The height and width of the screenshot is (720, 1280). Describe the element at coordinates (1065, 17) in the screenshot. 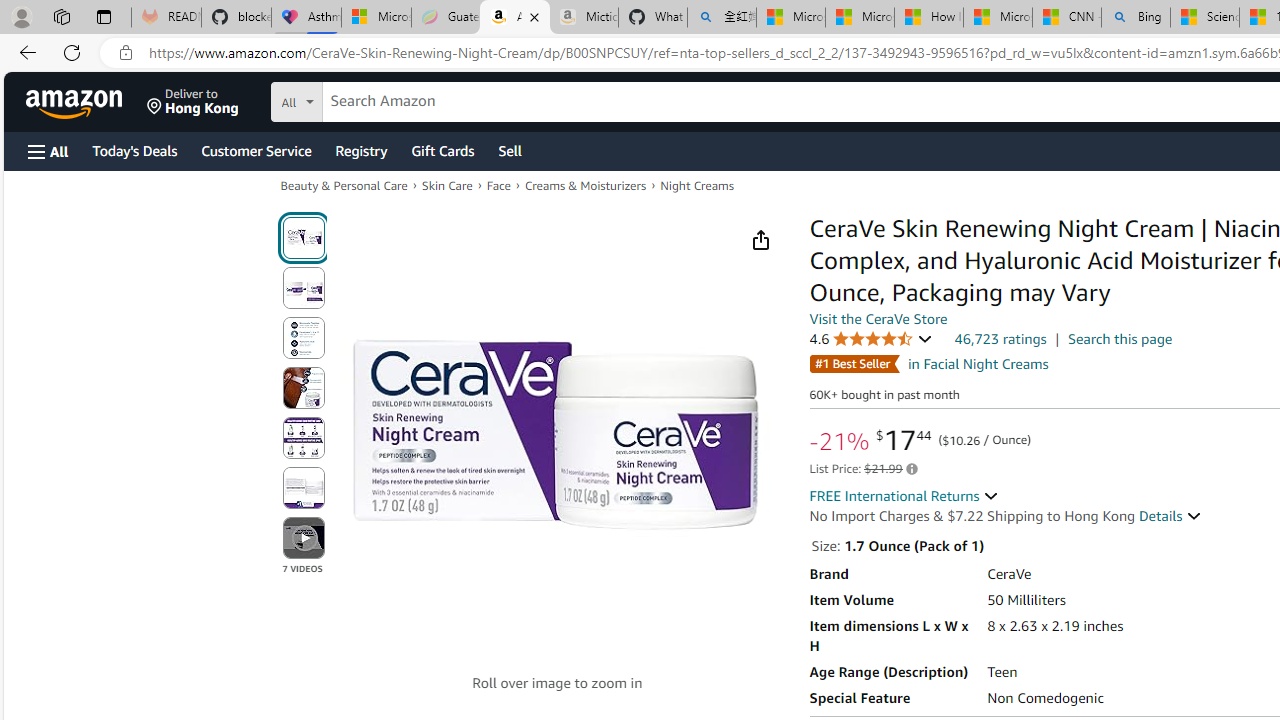

I see `'CNN - MSN'` at that location.